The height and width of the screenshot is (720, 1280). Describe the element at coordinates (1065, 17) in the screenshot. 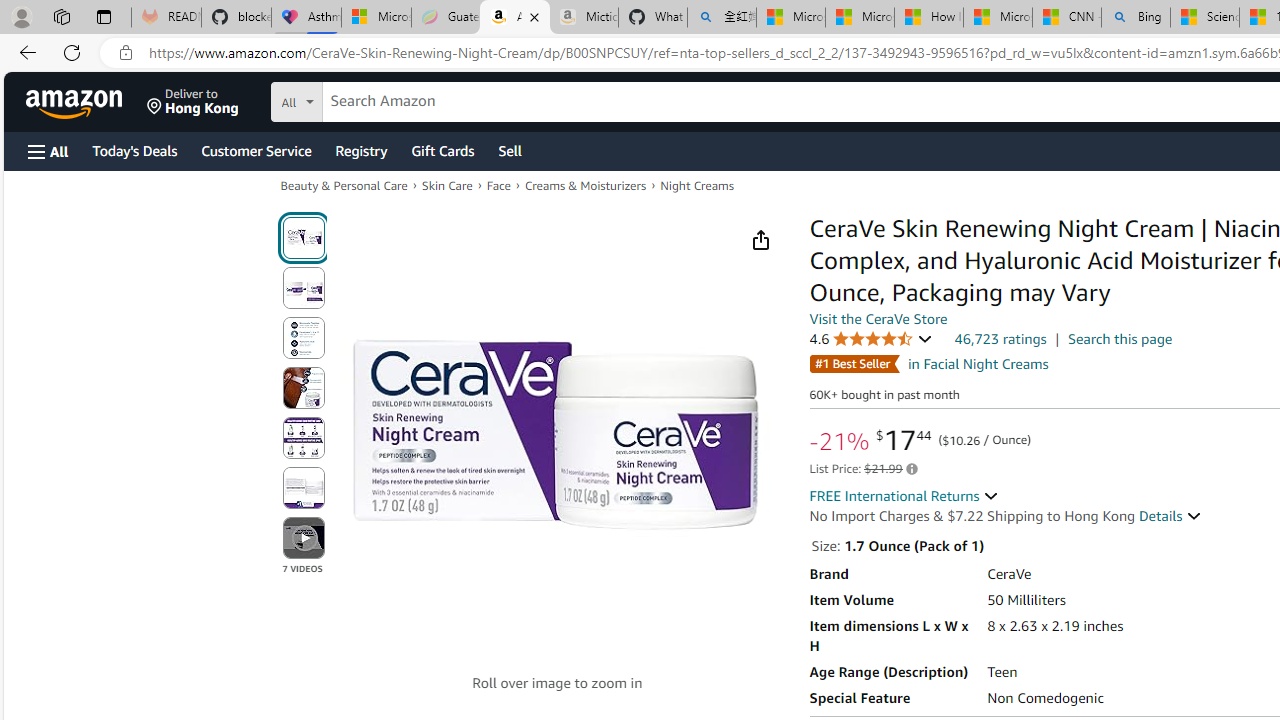

I see `'CNN - MSN'` at that location.